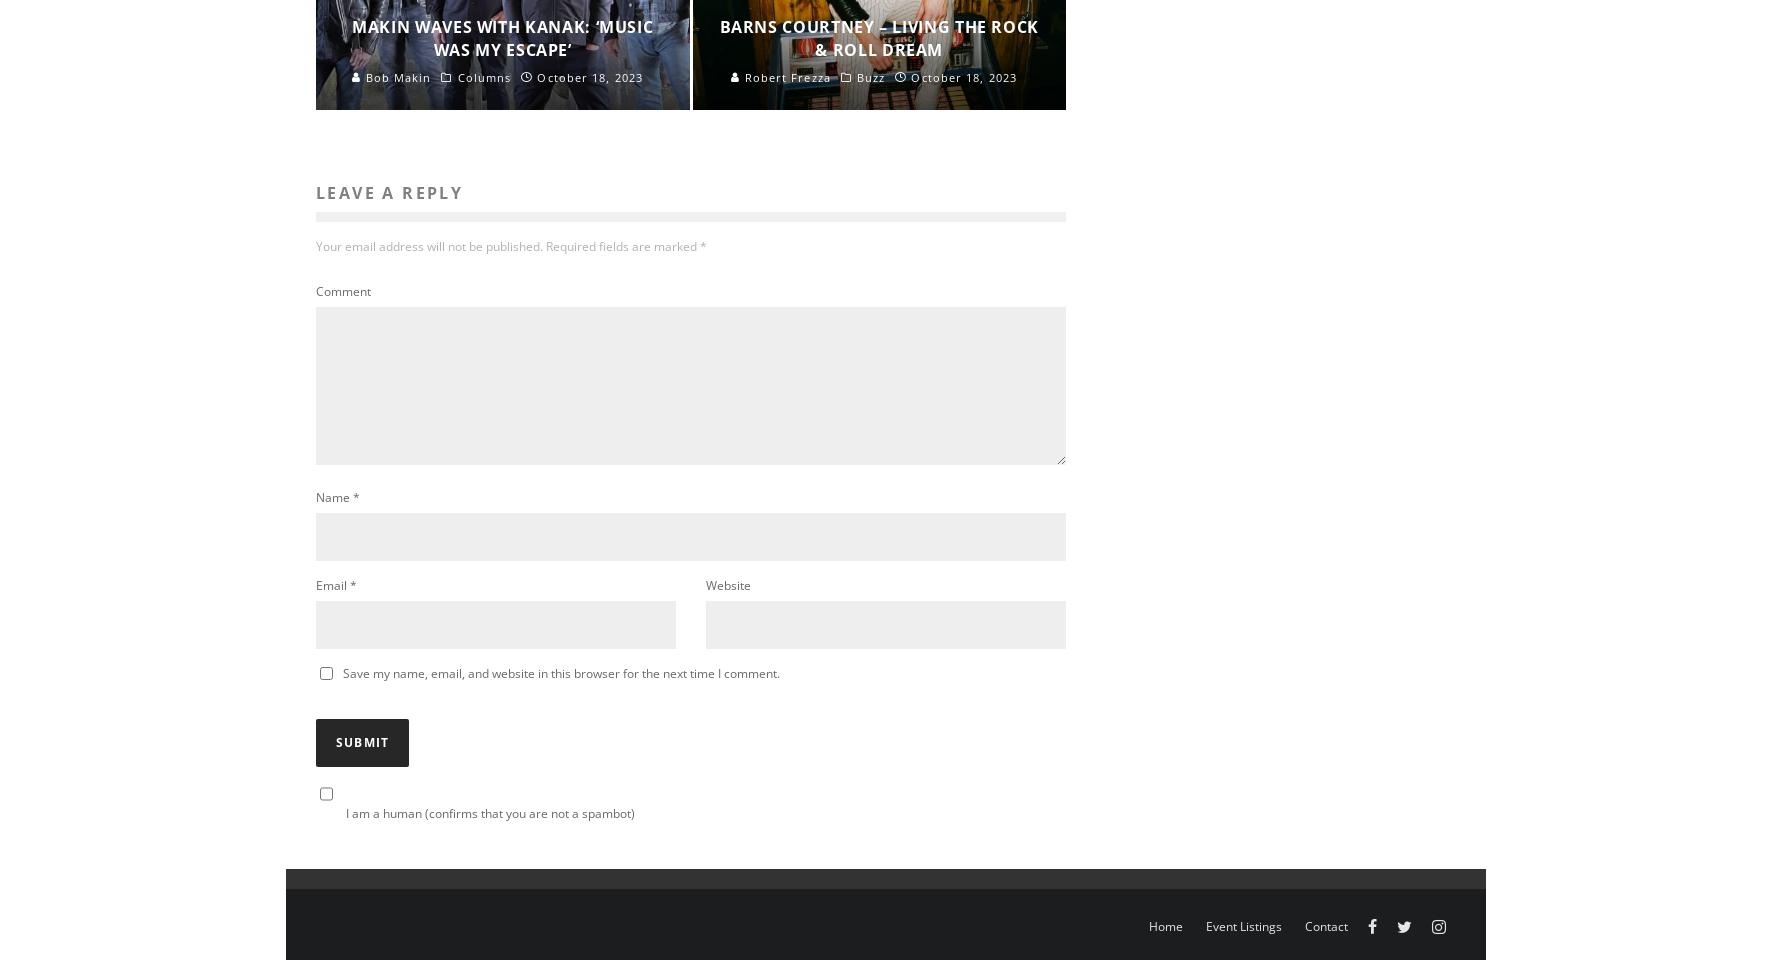  Describe the element at coordinates (396, 77) in the screenshot. I see `'Bob Makin'` at that location.